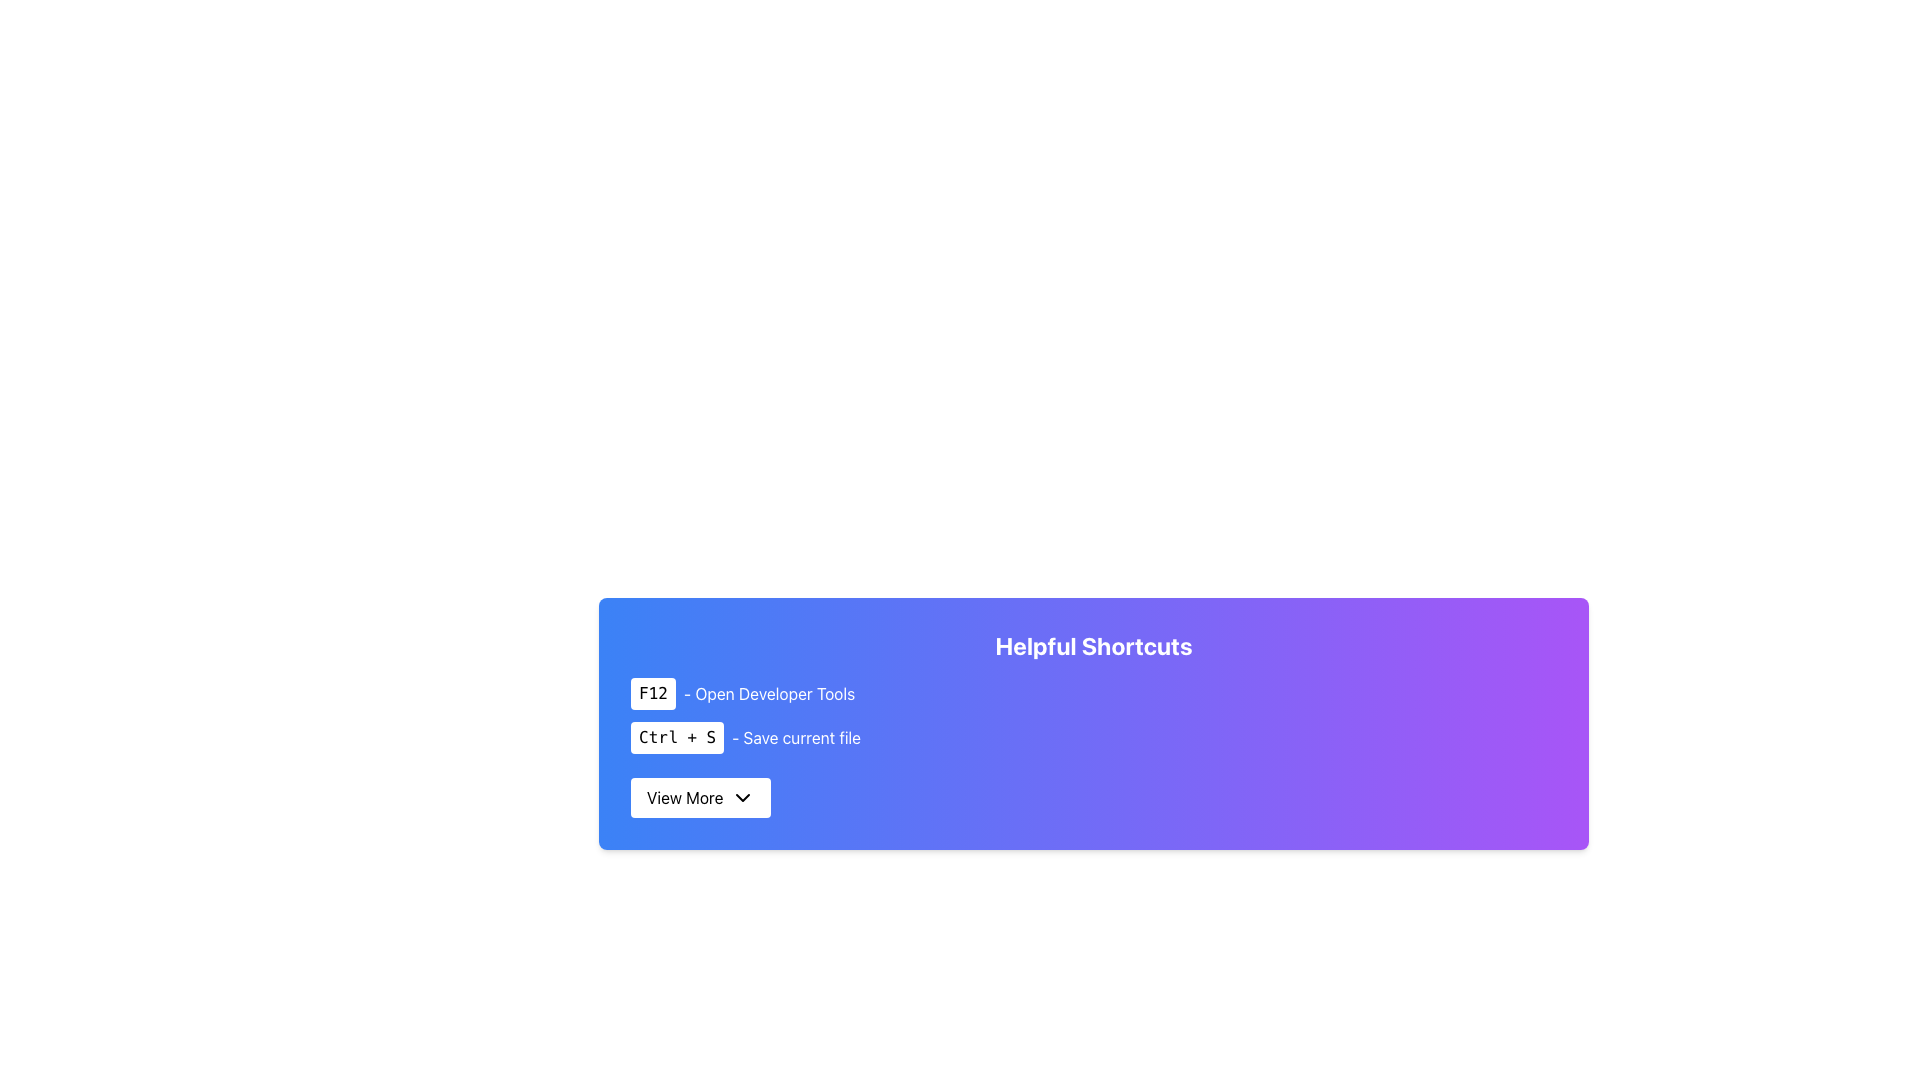 The image size is (1920, 1080). Describe the element at coordinates (795, 737) in the screenshot. I see `the text describing the 'Ctrl + S' keyboard shortcut, located on the 'Helpful Shortcuts' card at the bottom right of the application layout` at that location.